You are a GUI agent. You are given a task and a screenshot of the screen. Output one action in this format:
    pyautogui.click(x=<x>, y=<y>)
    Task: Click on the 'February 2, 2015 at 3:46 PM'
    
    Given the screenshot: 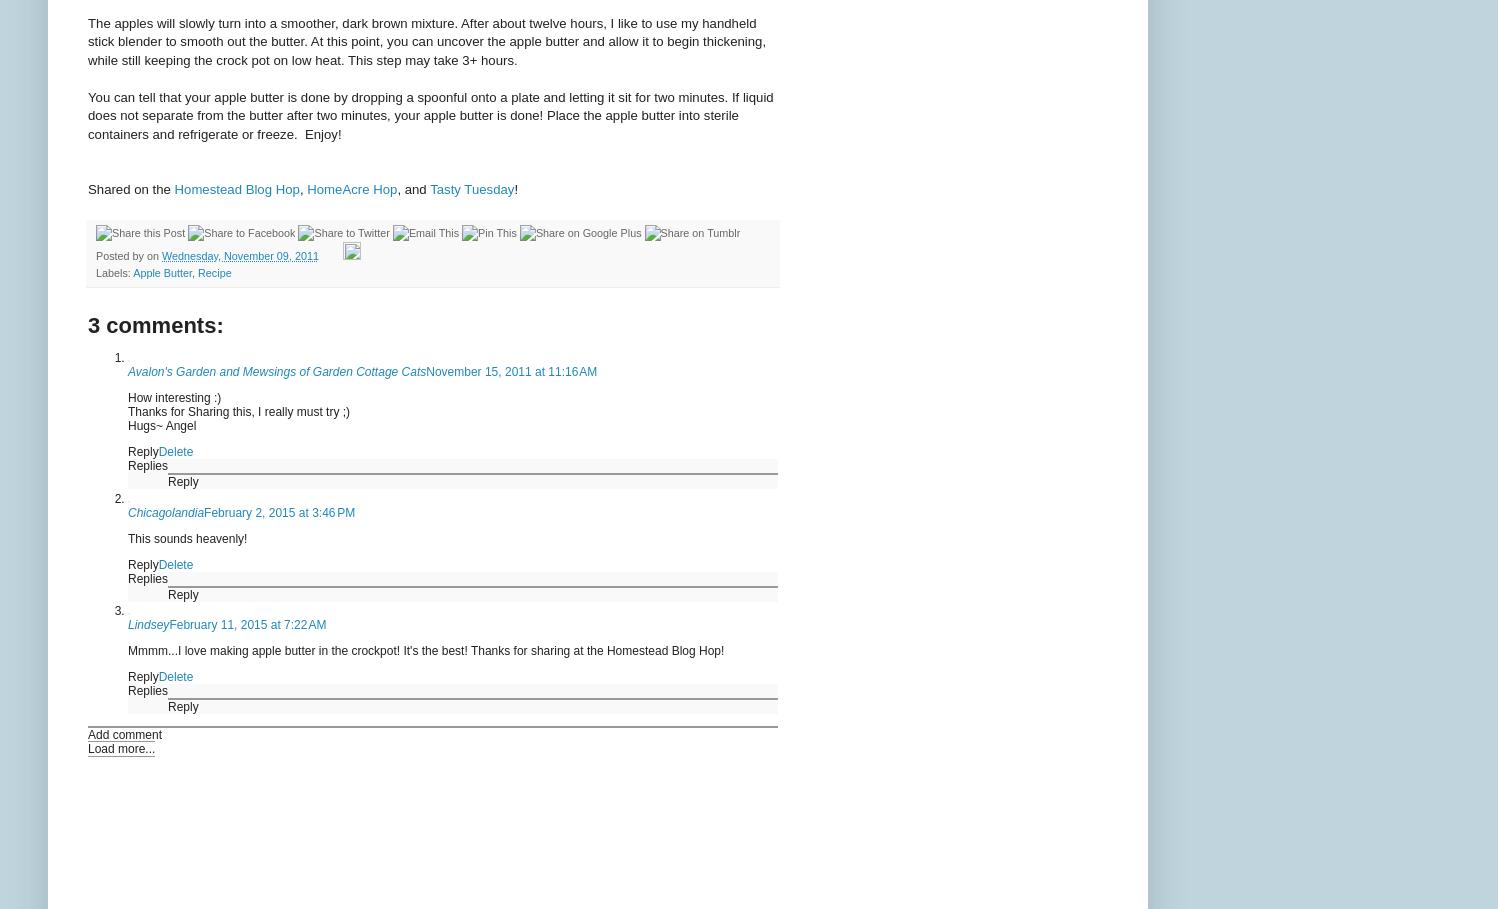 What is the action you would take?
    pyautogui.click(x=278, y=511)
    